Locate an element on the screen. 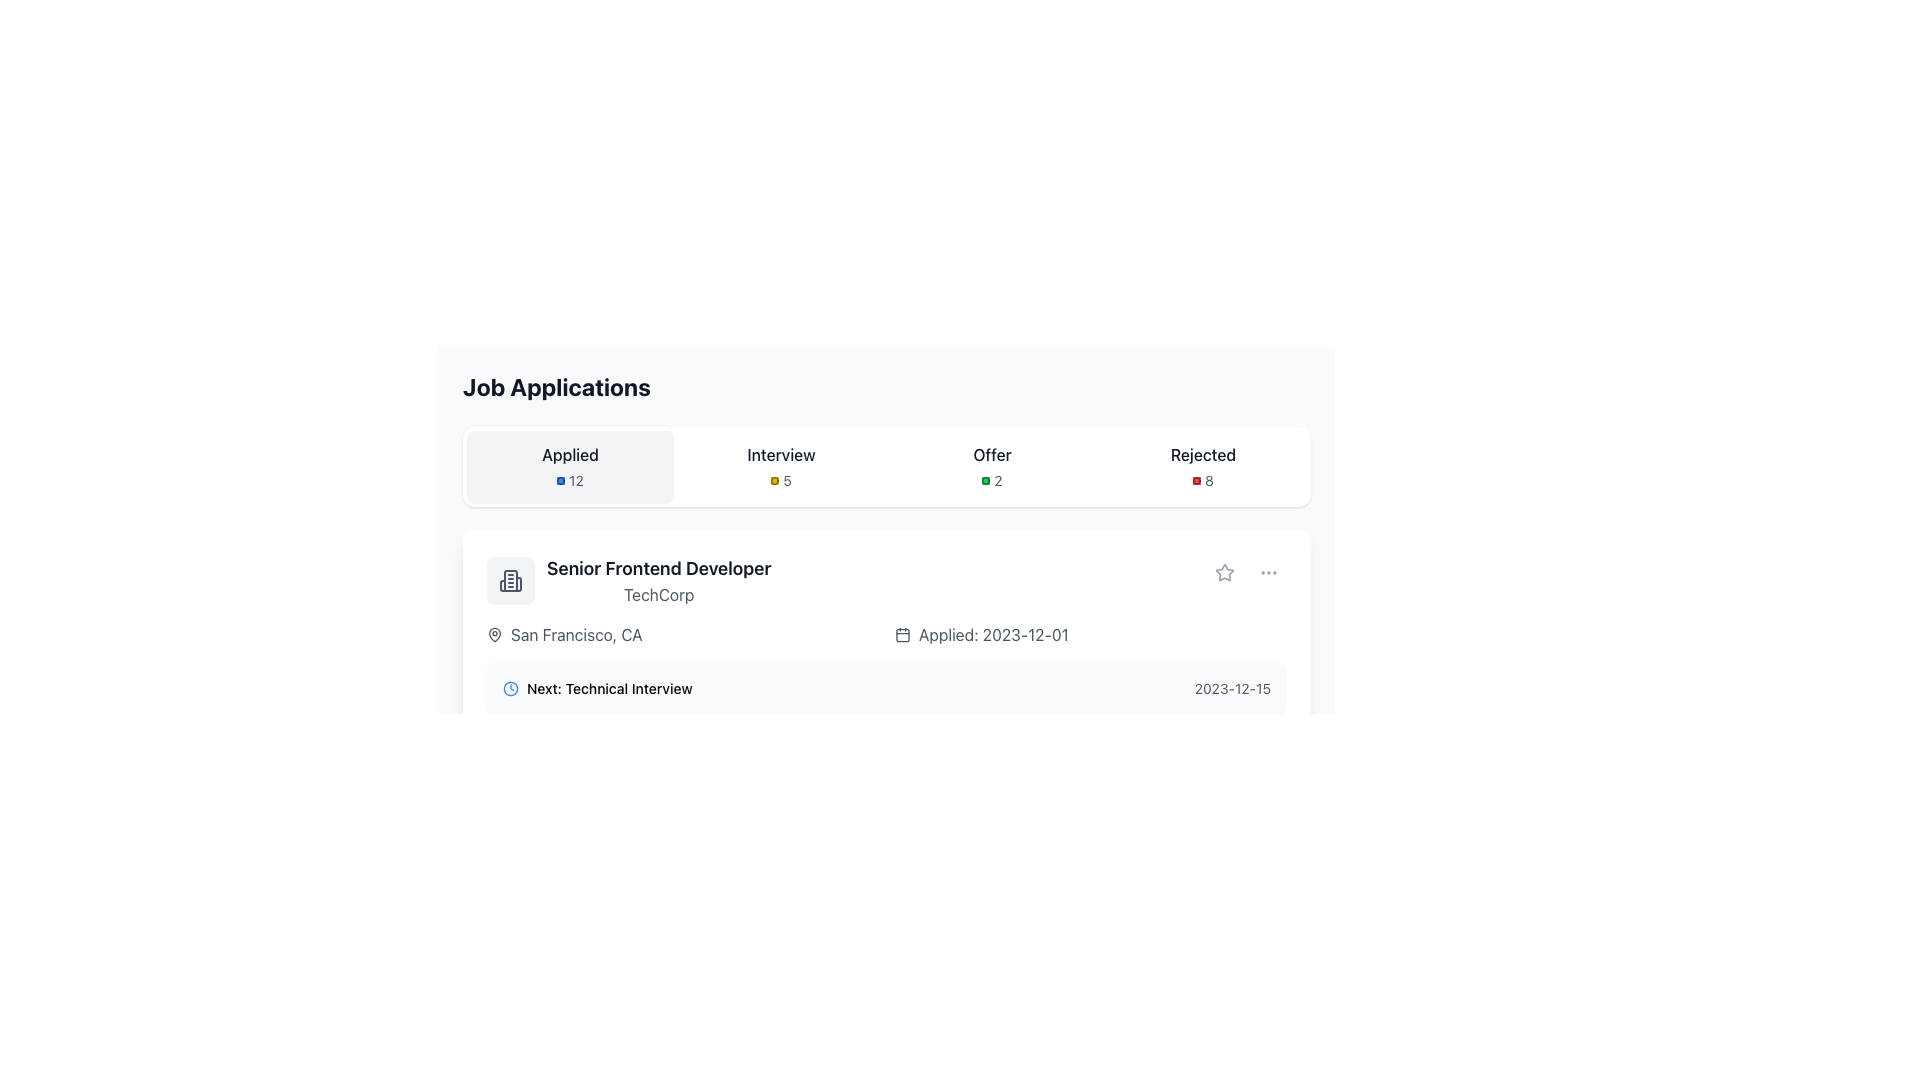  informational text element displaying 'Offer' with a green circle indicator and the number '2', which is center-aligned in a horizontal list is located at coordinates (992, 466).